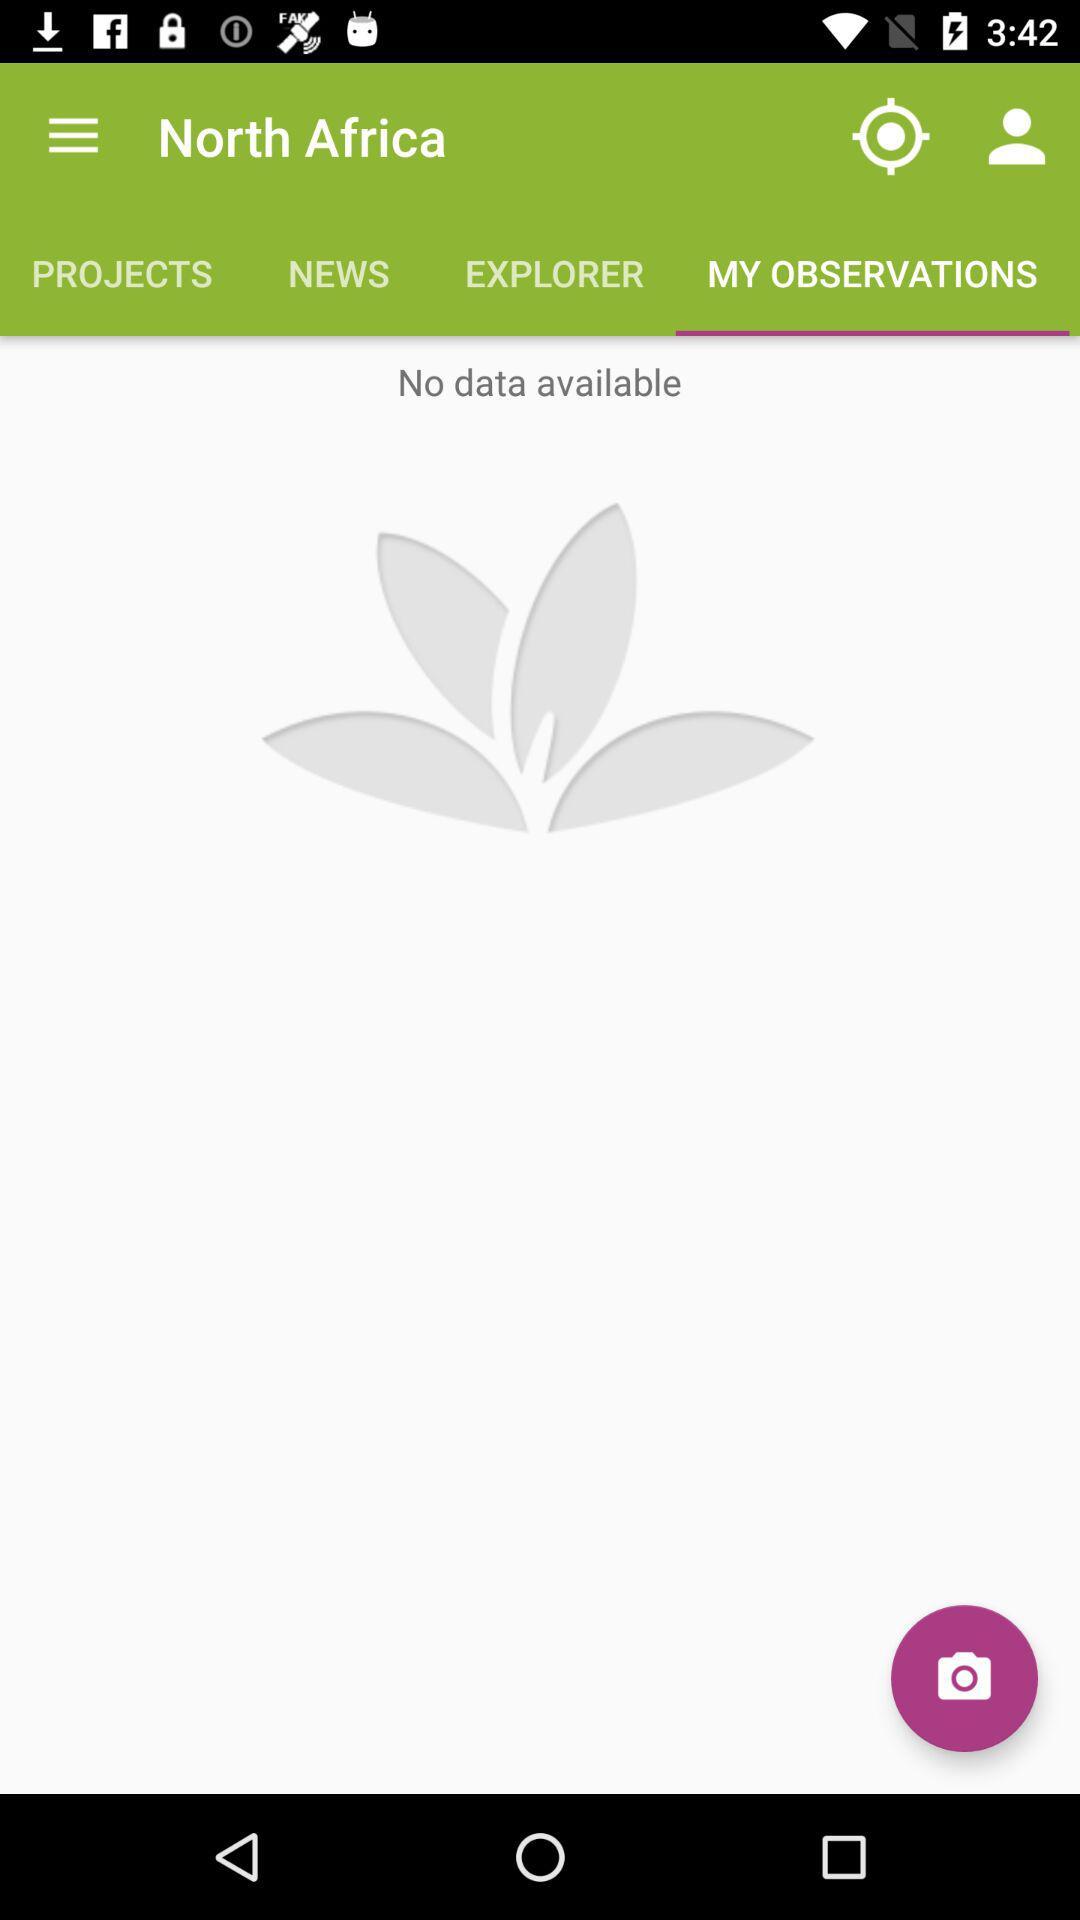  I want to click on the icon next to the north africa icon, so click(890, 135).